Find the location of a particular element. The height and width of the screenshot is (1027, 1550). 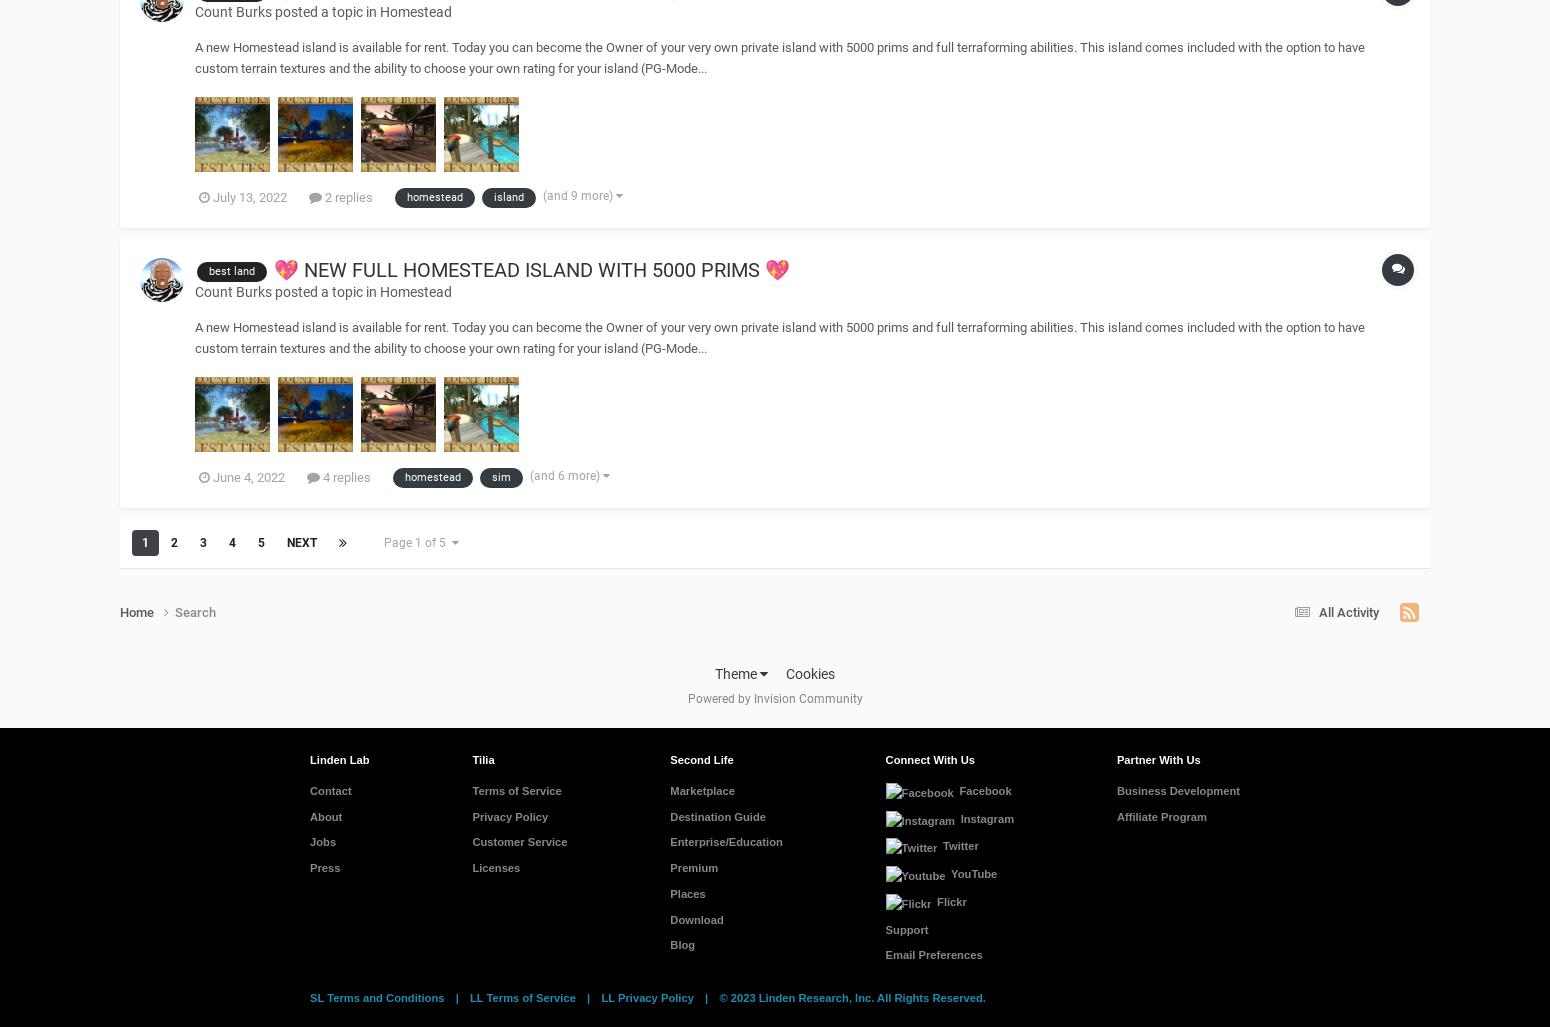

'June 4, 2022' is located at coordinates (248, 476).